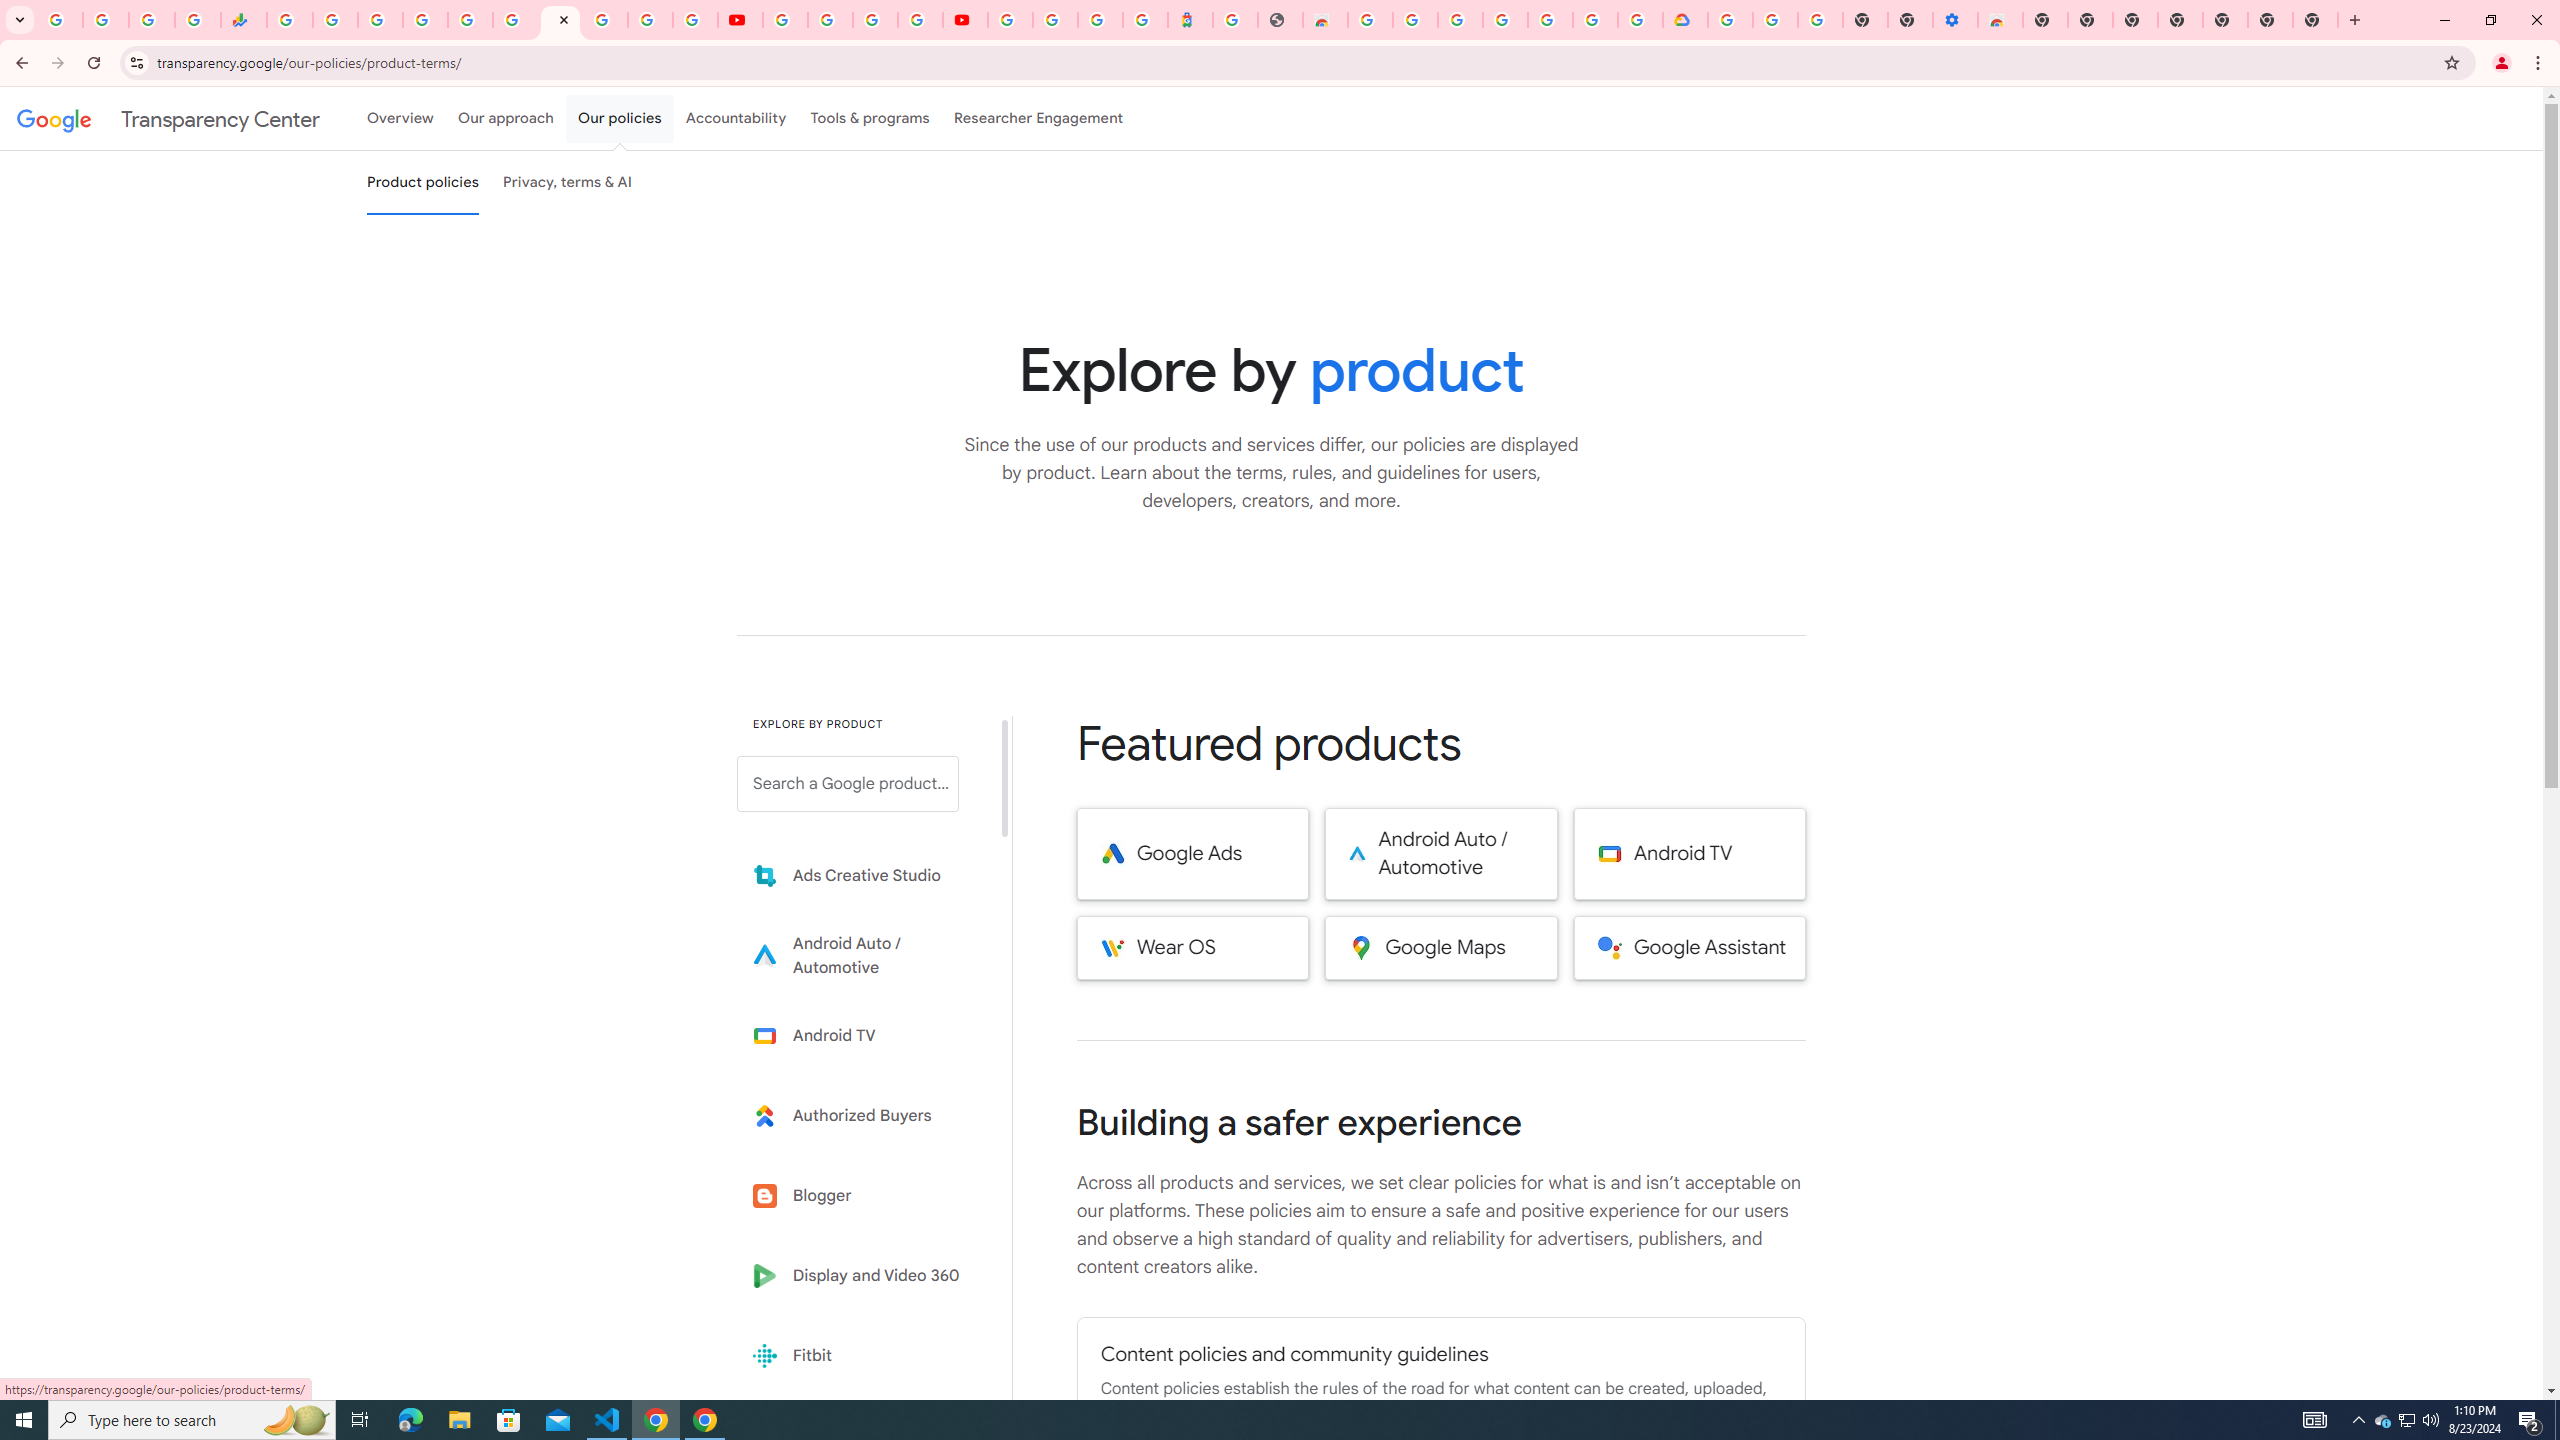  I want to click on 'Chrome Web Store - Accessibility extensions', so click(2000, 19).